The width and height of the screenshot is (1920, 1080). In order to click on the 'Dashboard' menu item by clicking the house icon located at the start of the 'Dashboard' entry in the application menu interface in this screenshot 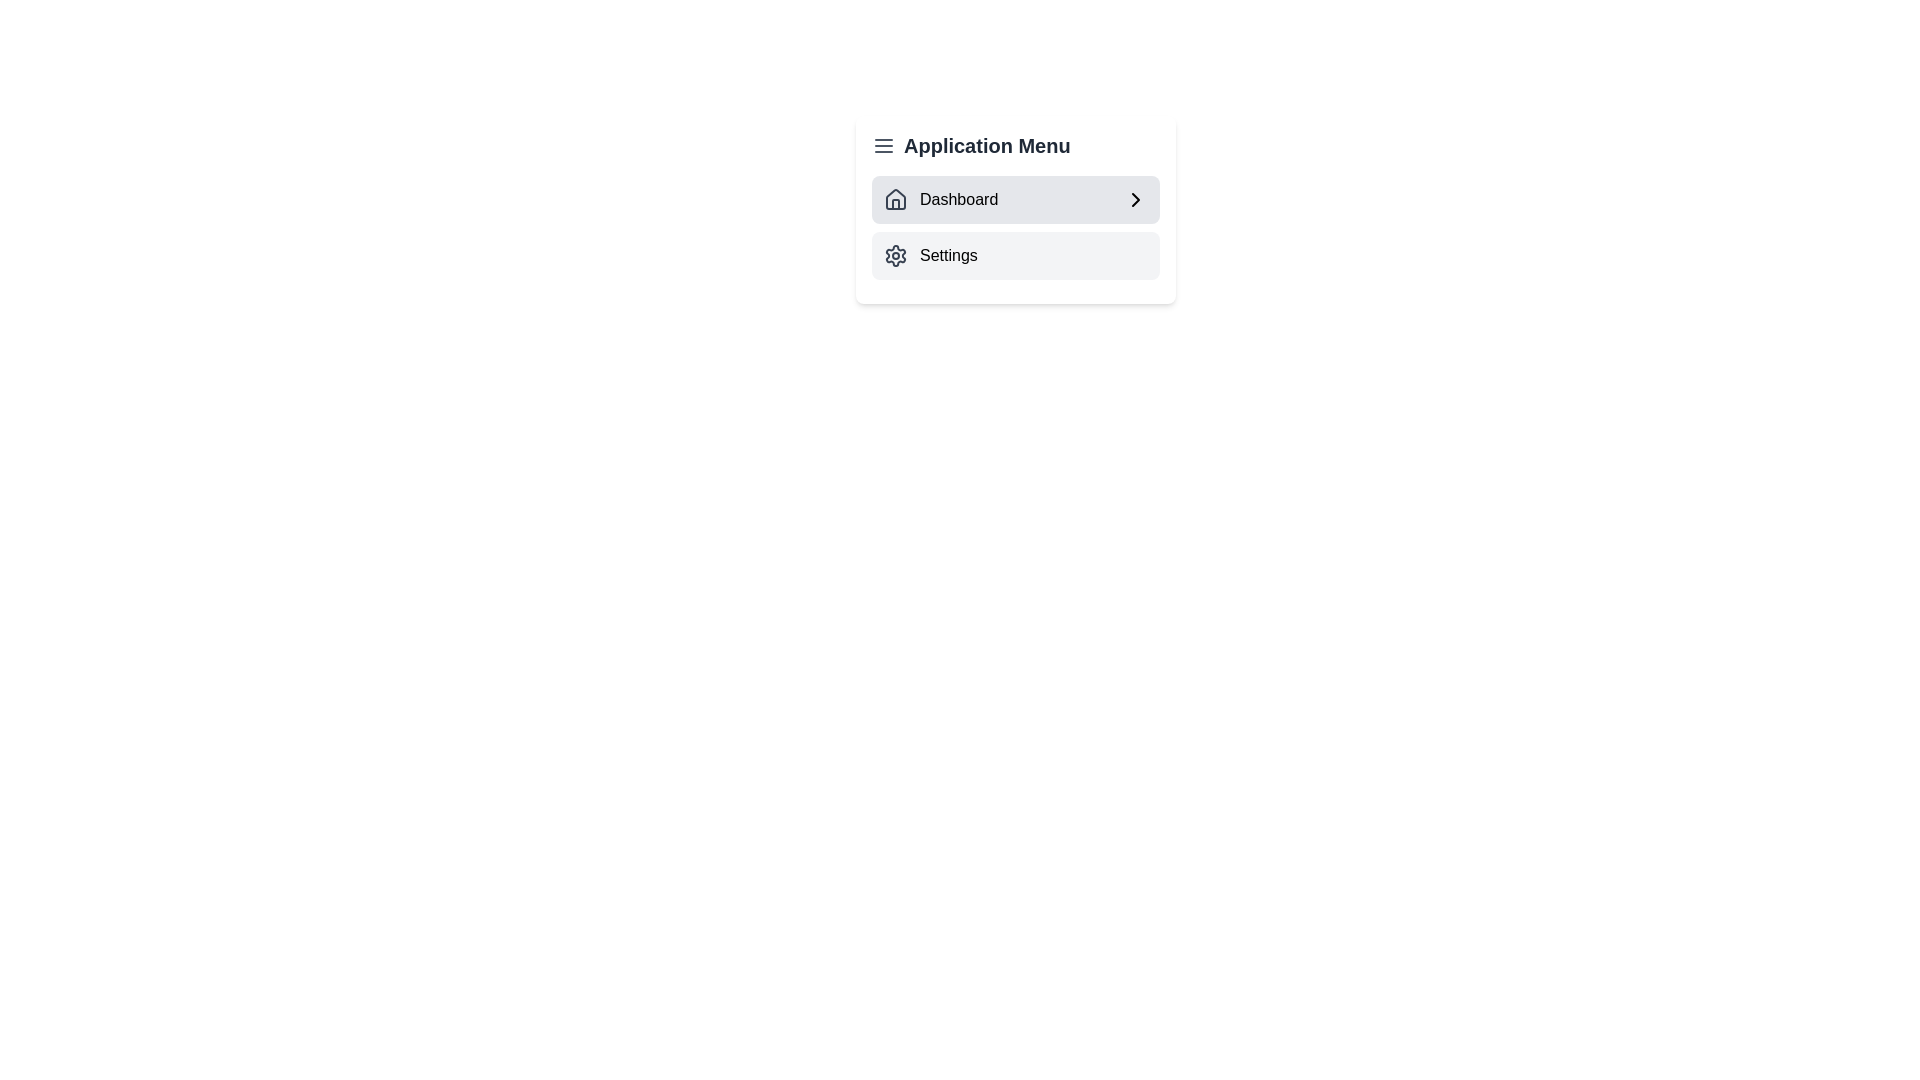, I will do `click(895, 200)`.